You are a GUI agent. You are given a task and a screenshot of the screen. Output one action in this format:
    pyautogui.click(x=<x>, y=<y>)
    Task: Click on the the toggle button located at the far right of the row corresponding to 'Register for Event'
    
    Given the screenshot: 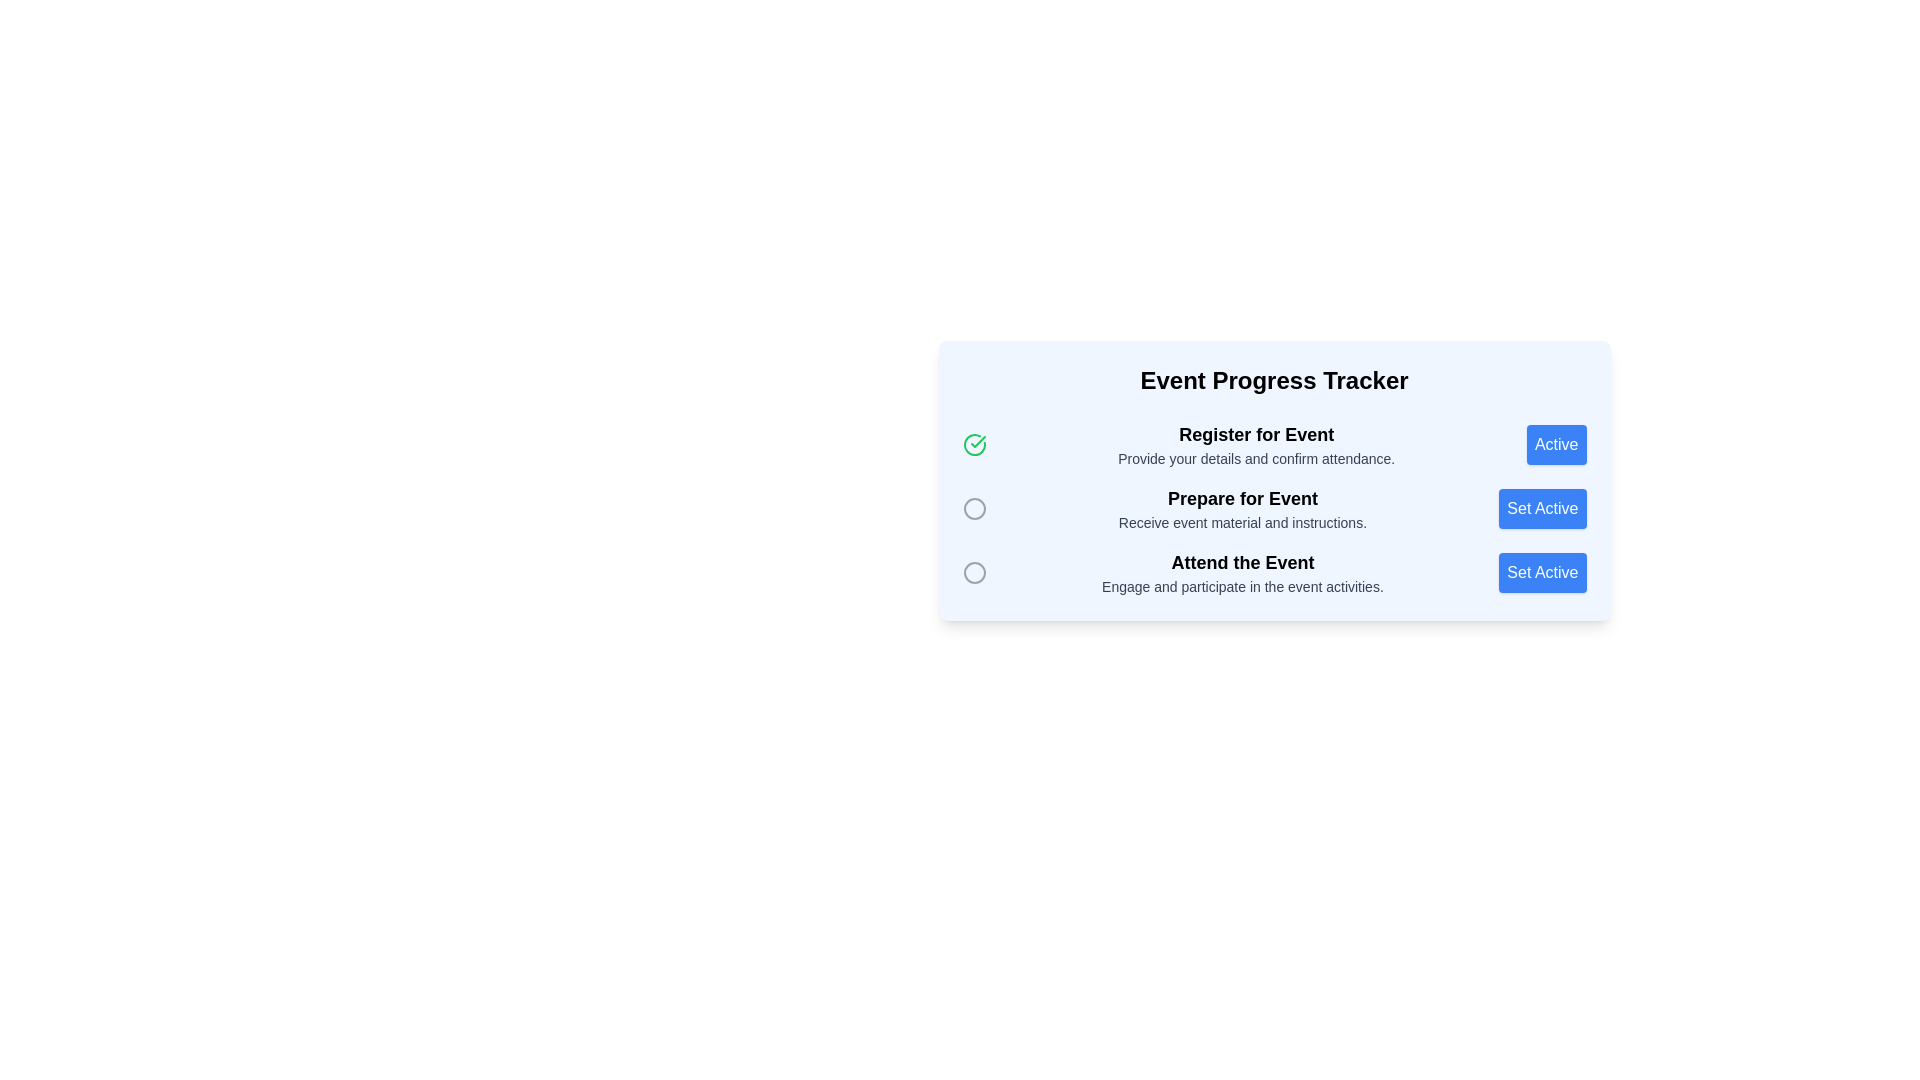 What is the action you would take?
    pyautogui.click(x=1555, y=443)
    